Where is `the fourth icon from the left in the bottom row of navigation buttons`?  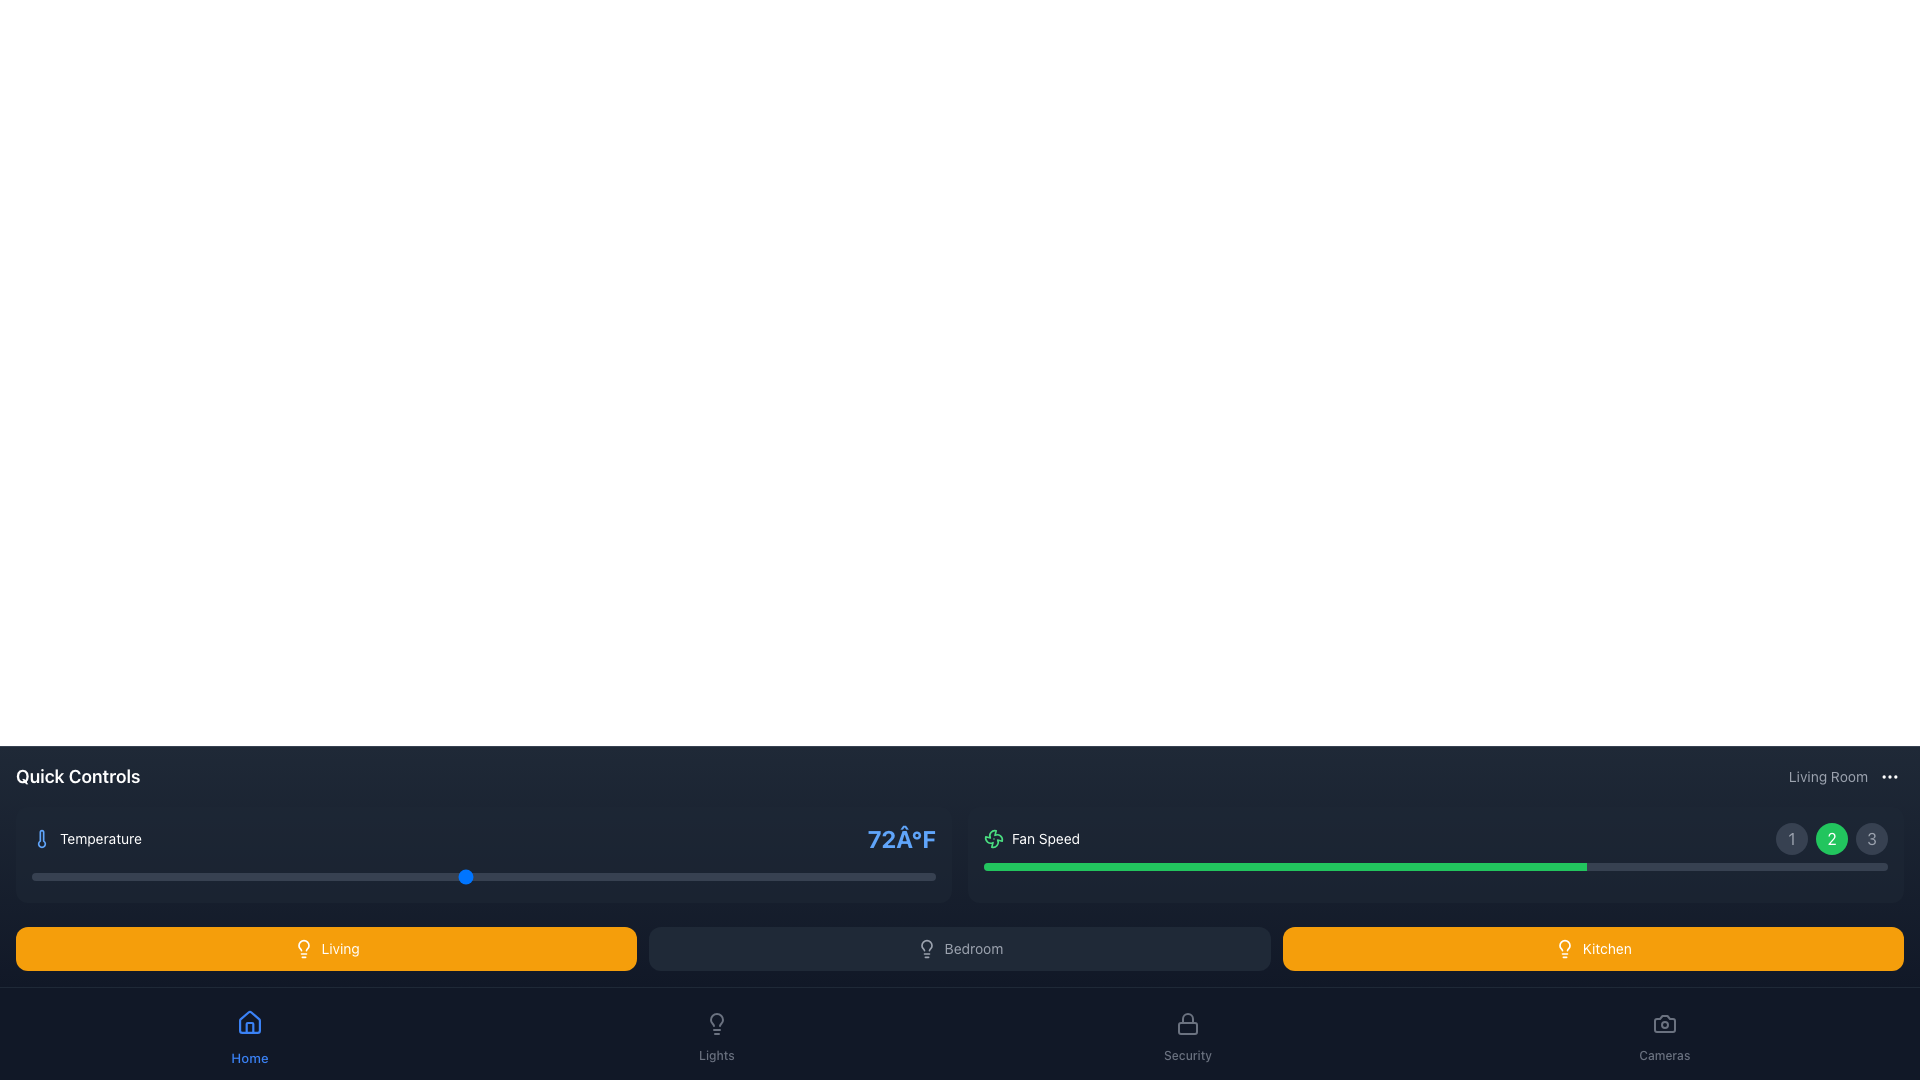
the fourth icon from the left in the bottom row of navigation buttons is located at coordinates (716, 1023).